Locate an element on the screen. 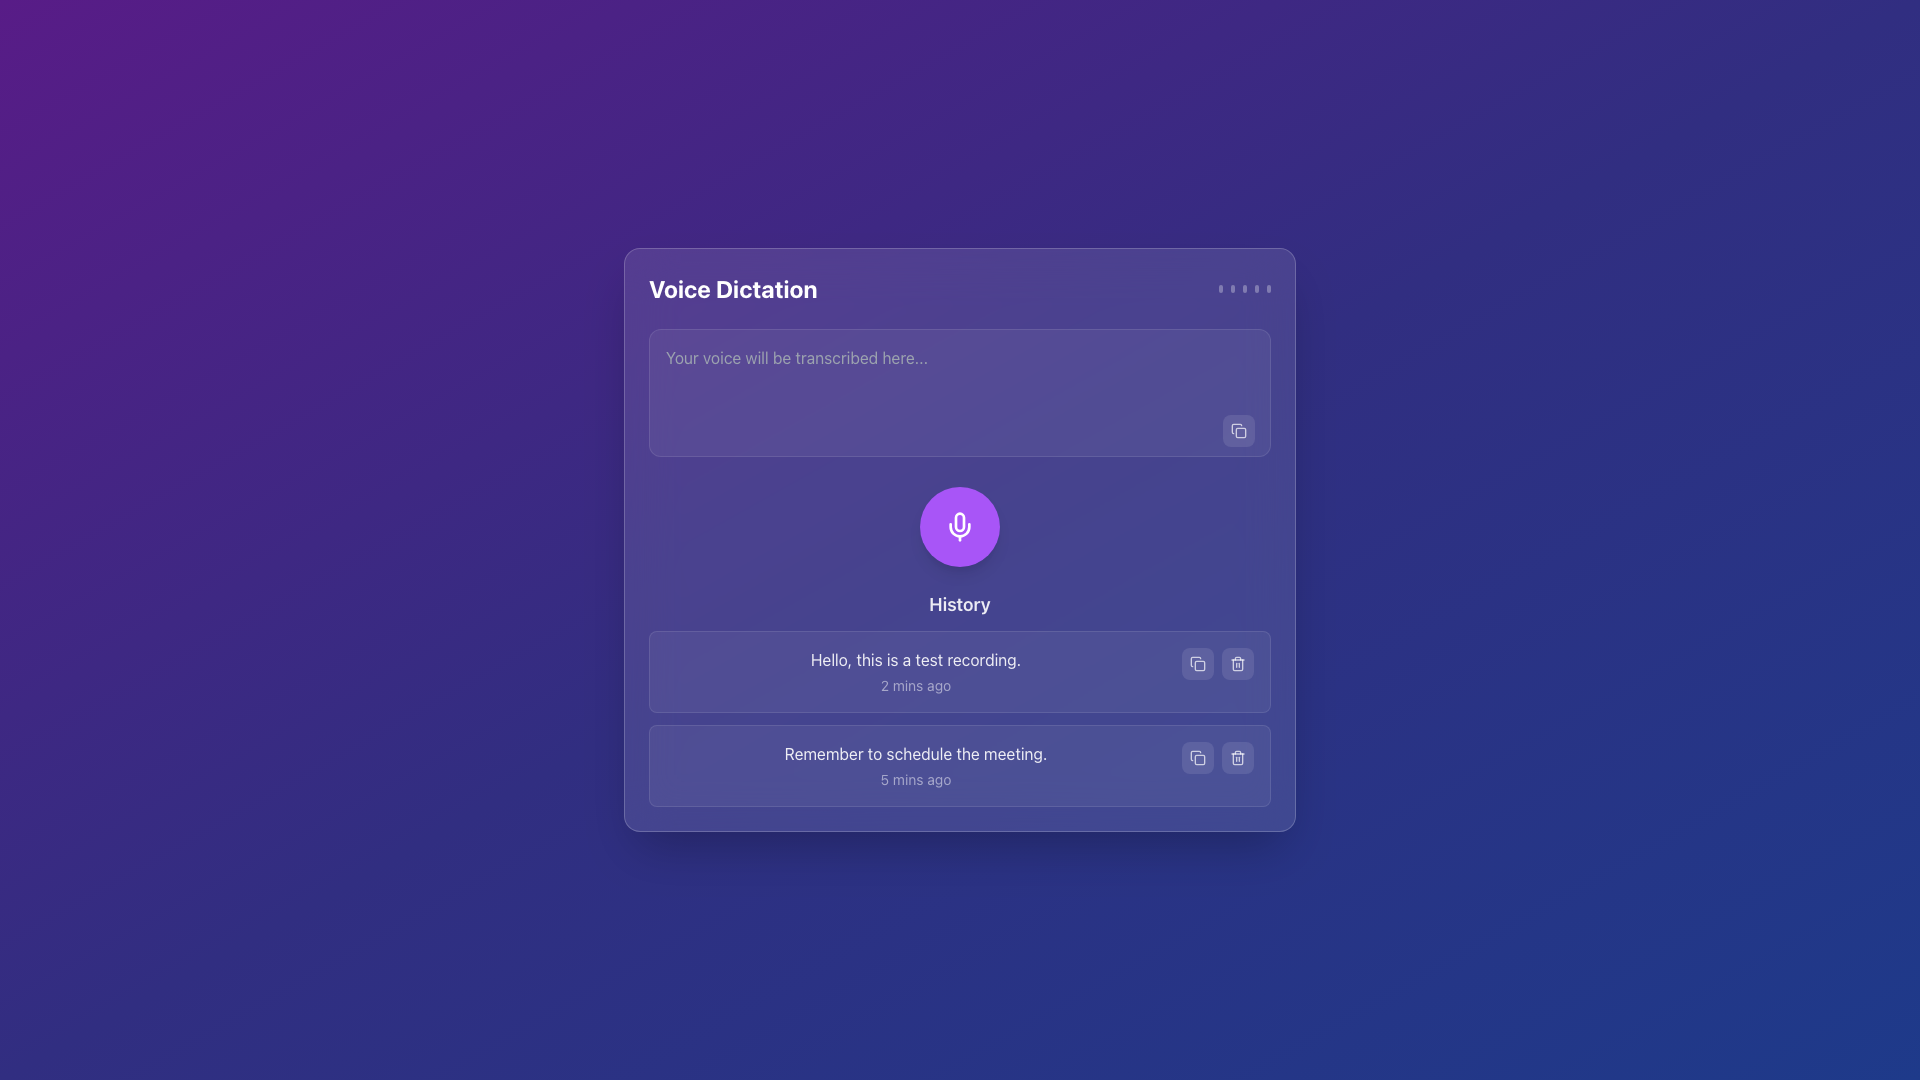  the delete icon button located at the lower row of the history section, positioned toward the right end is located at coordinates (1237, 758).